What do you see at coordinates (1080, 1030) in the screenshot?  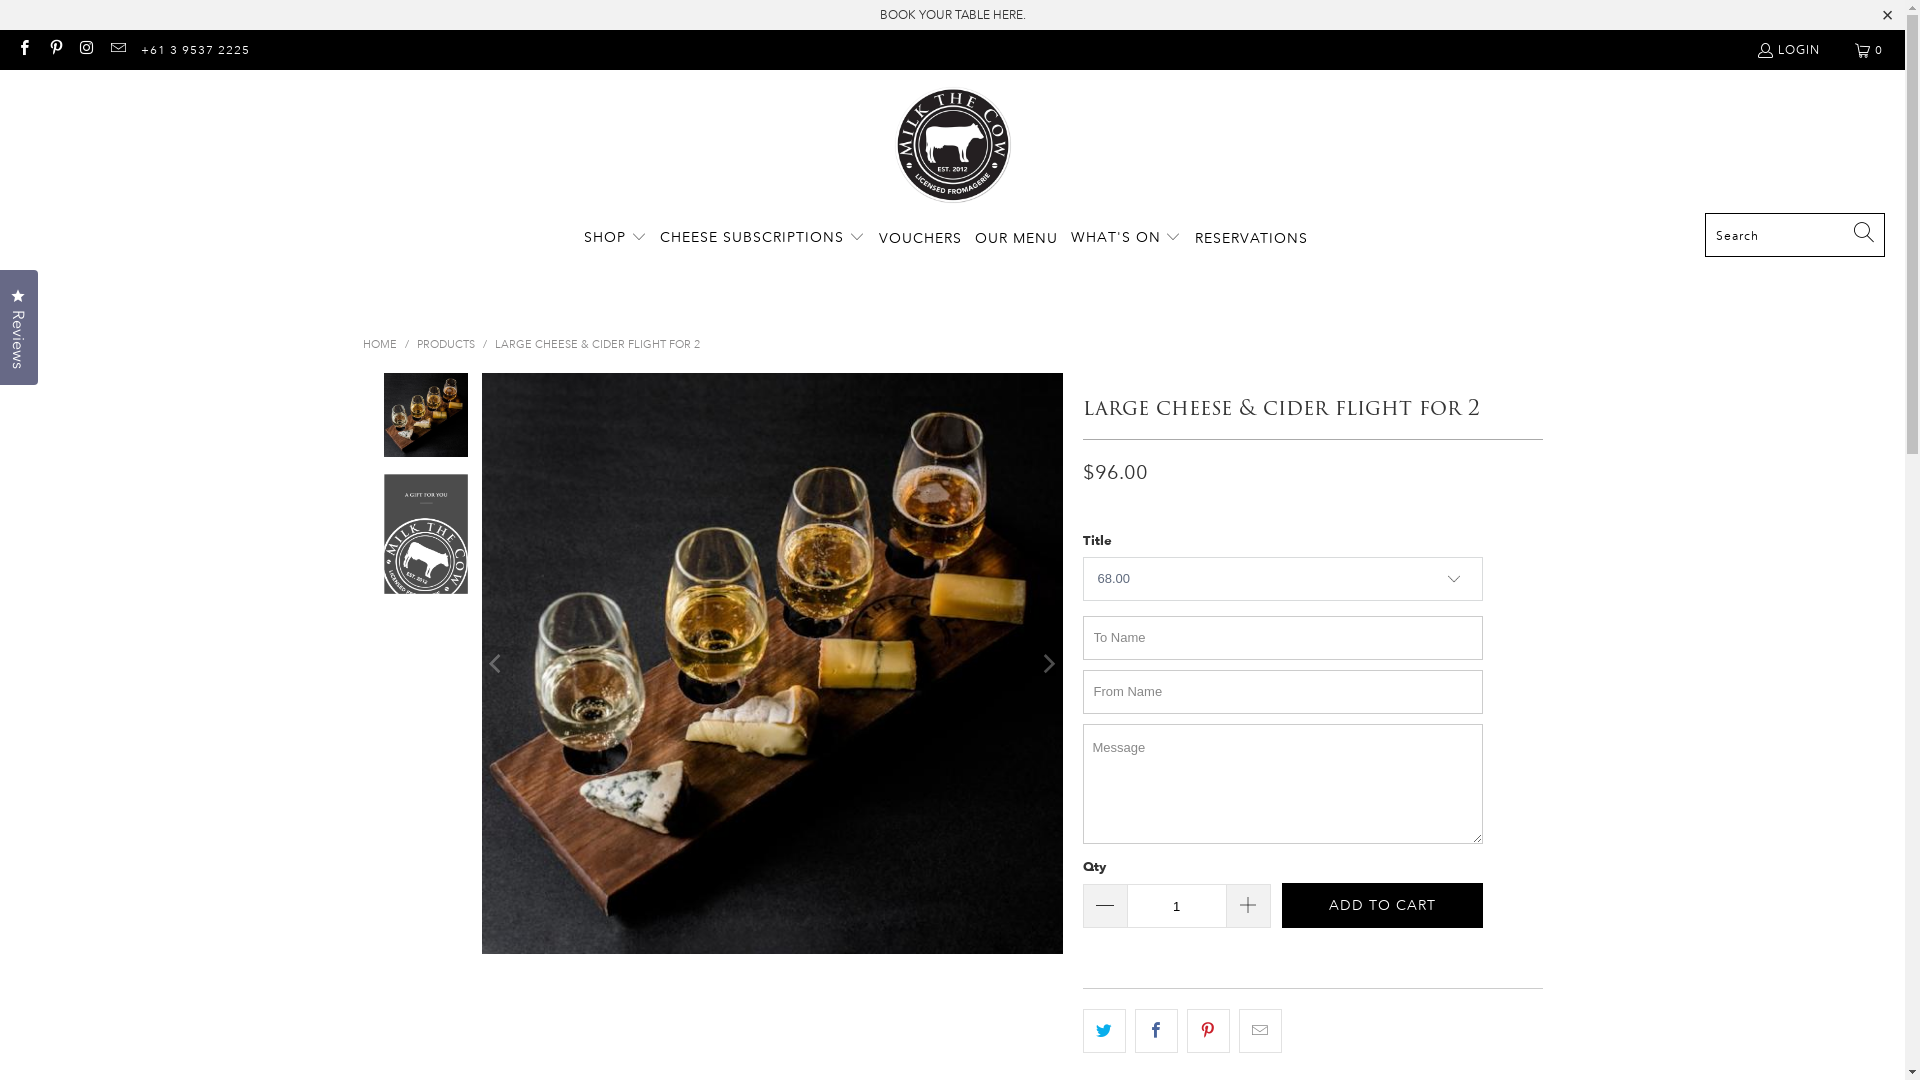 I see `'Share this on Twitter'` at bounding box center [1080, 1030].